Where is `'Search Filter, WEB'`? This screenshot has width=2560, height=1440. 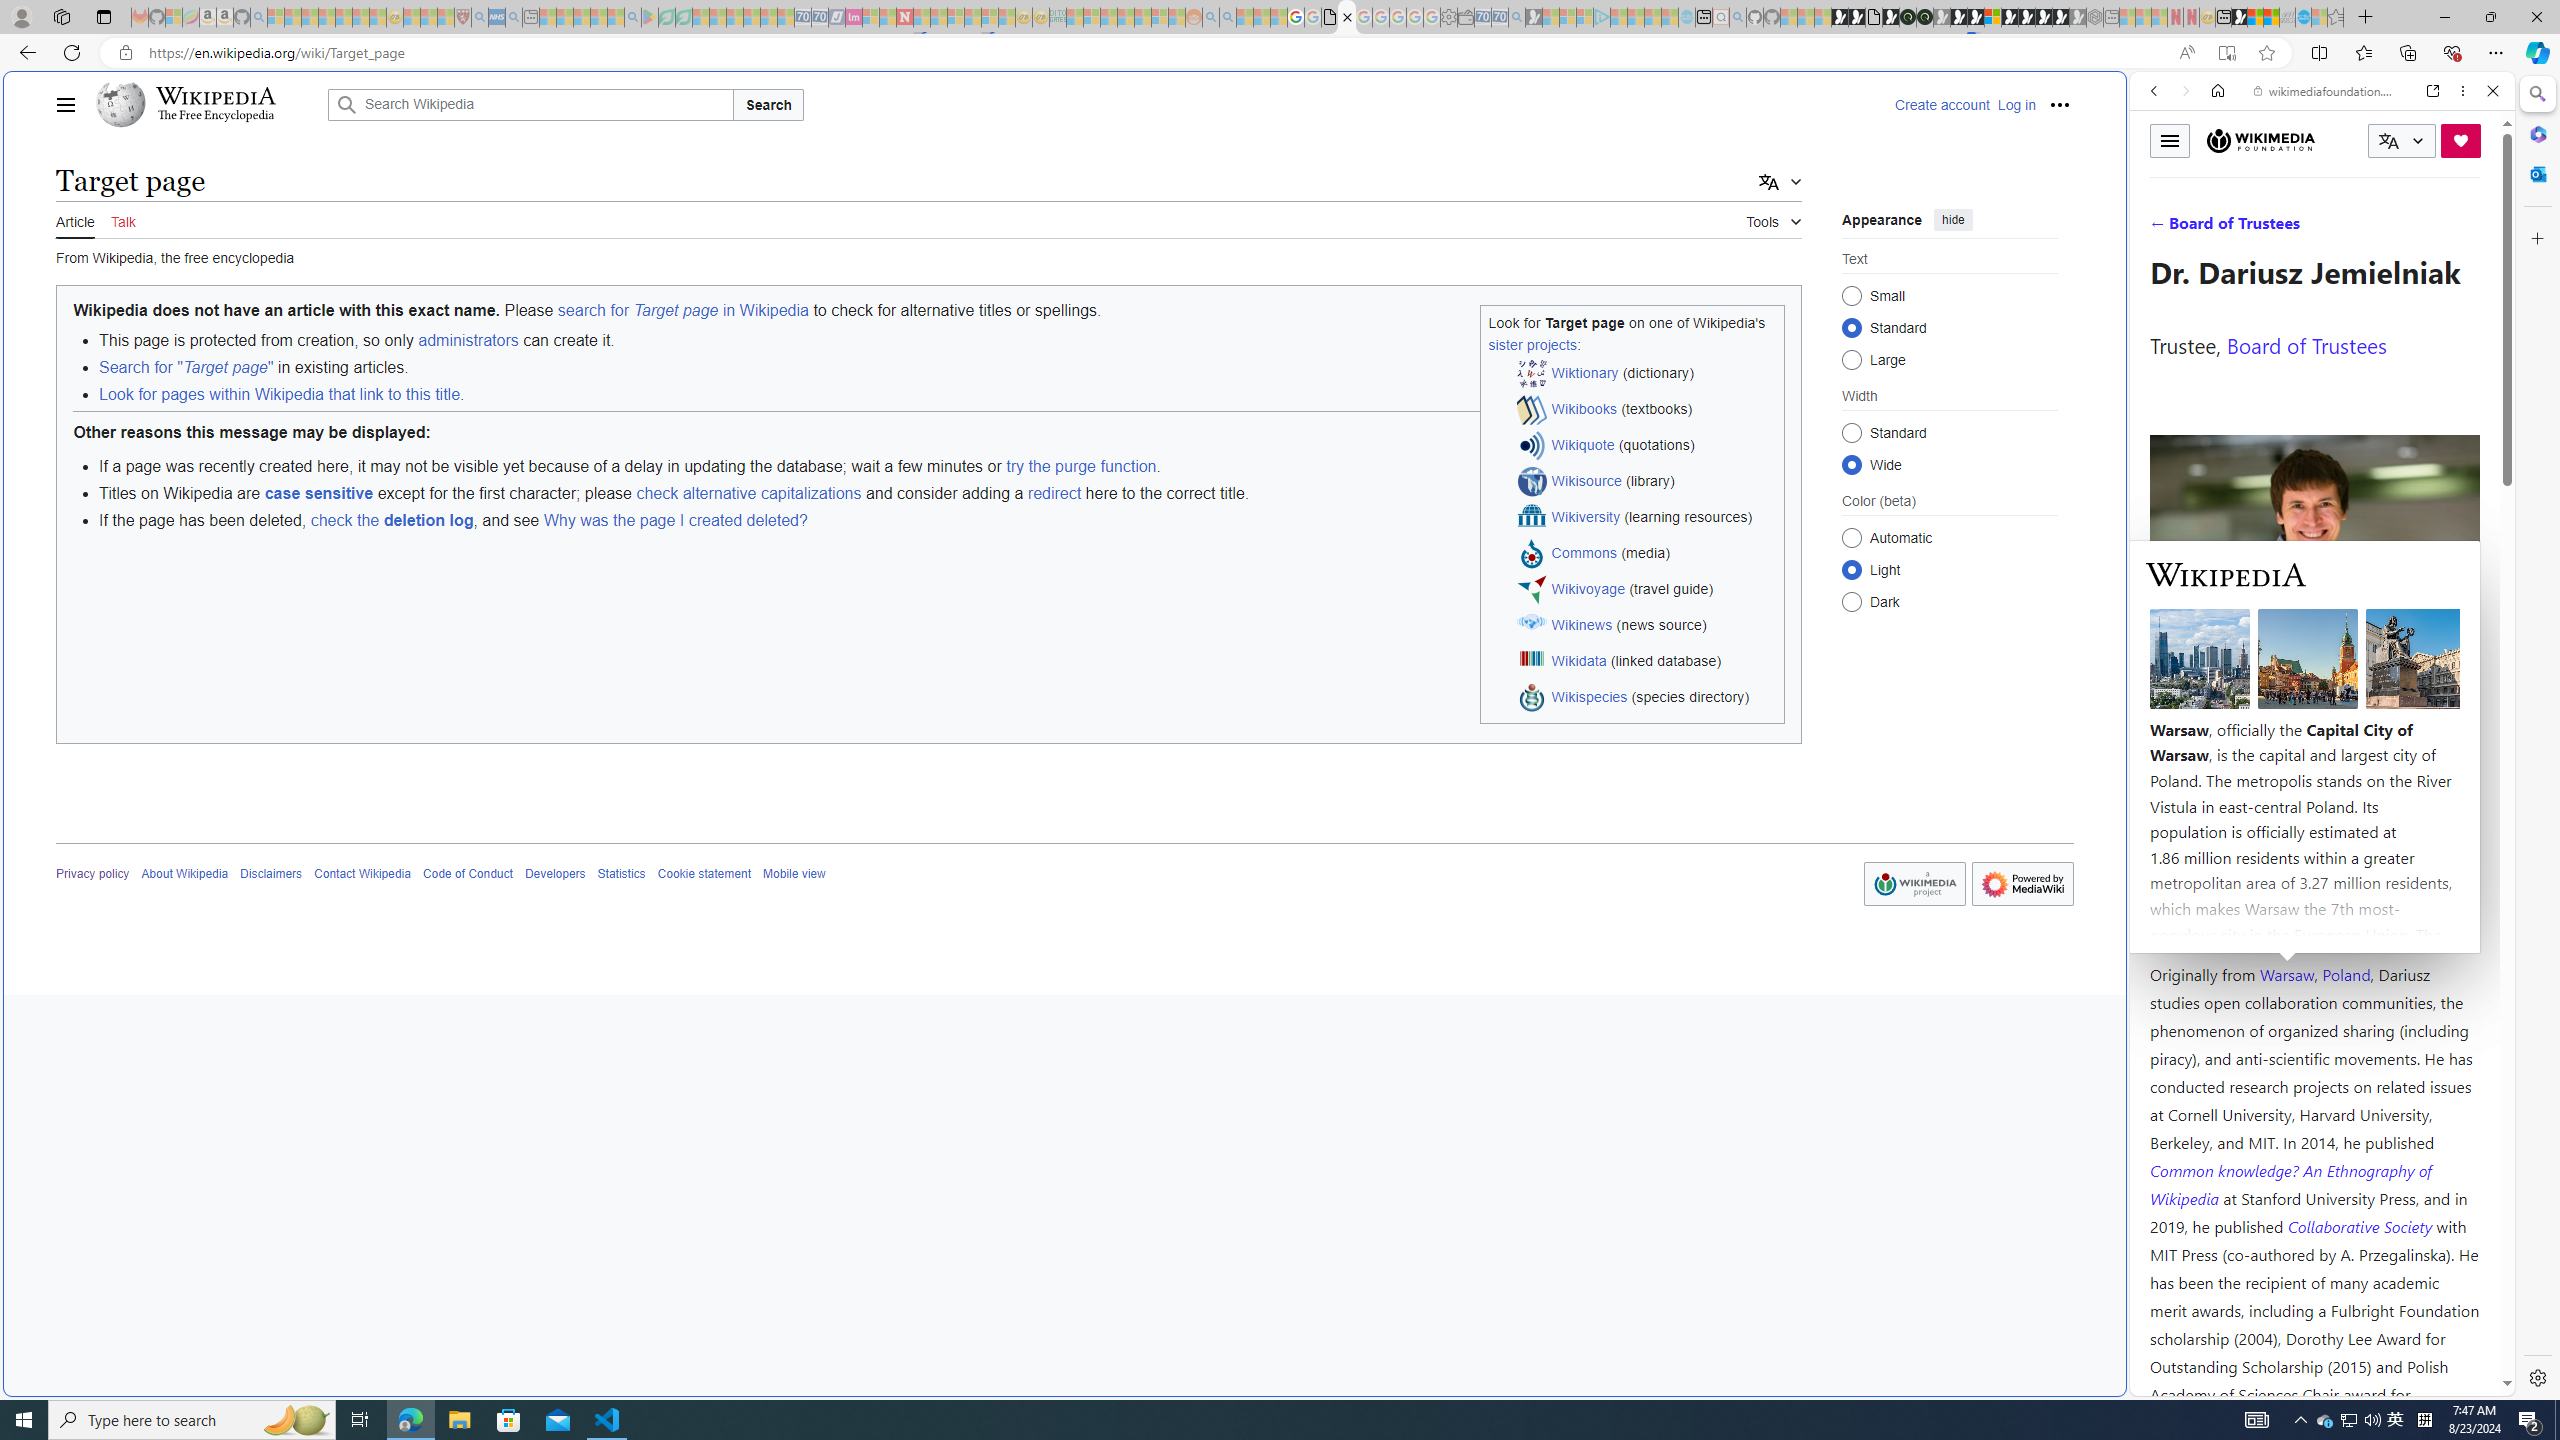
'Search Filter, WEB' is located at coordinates (2162, 227).